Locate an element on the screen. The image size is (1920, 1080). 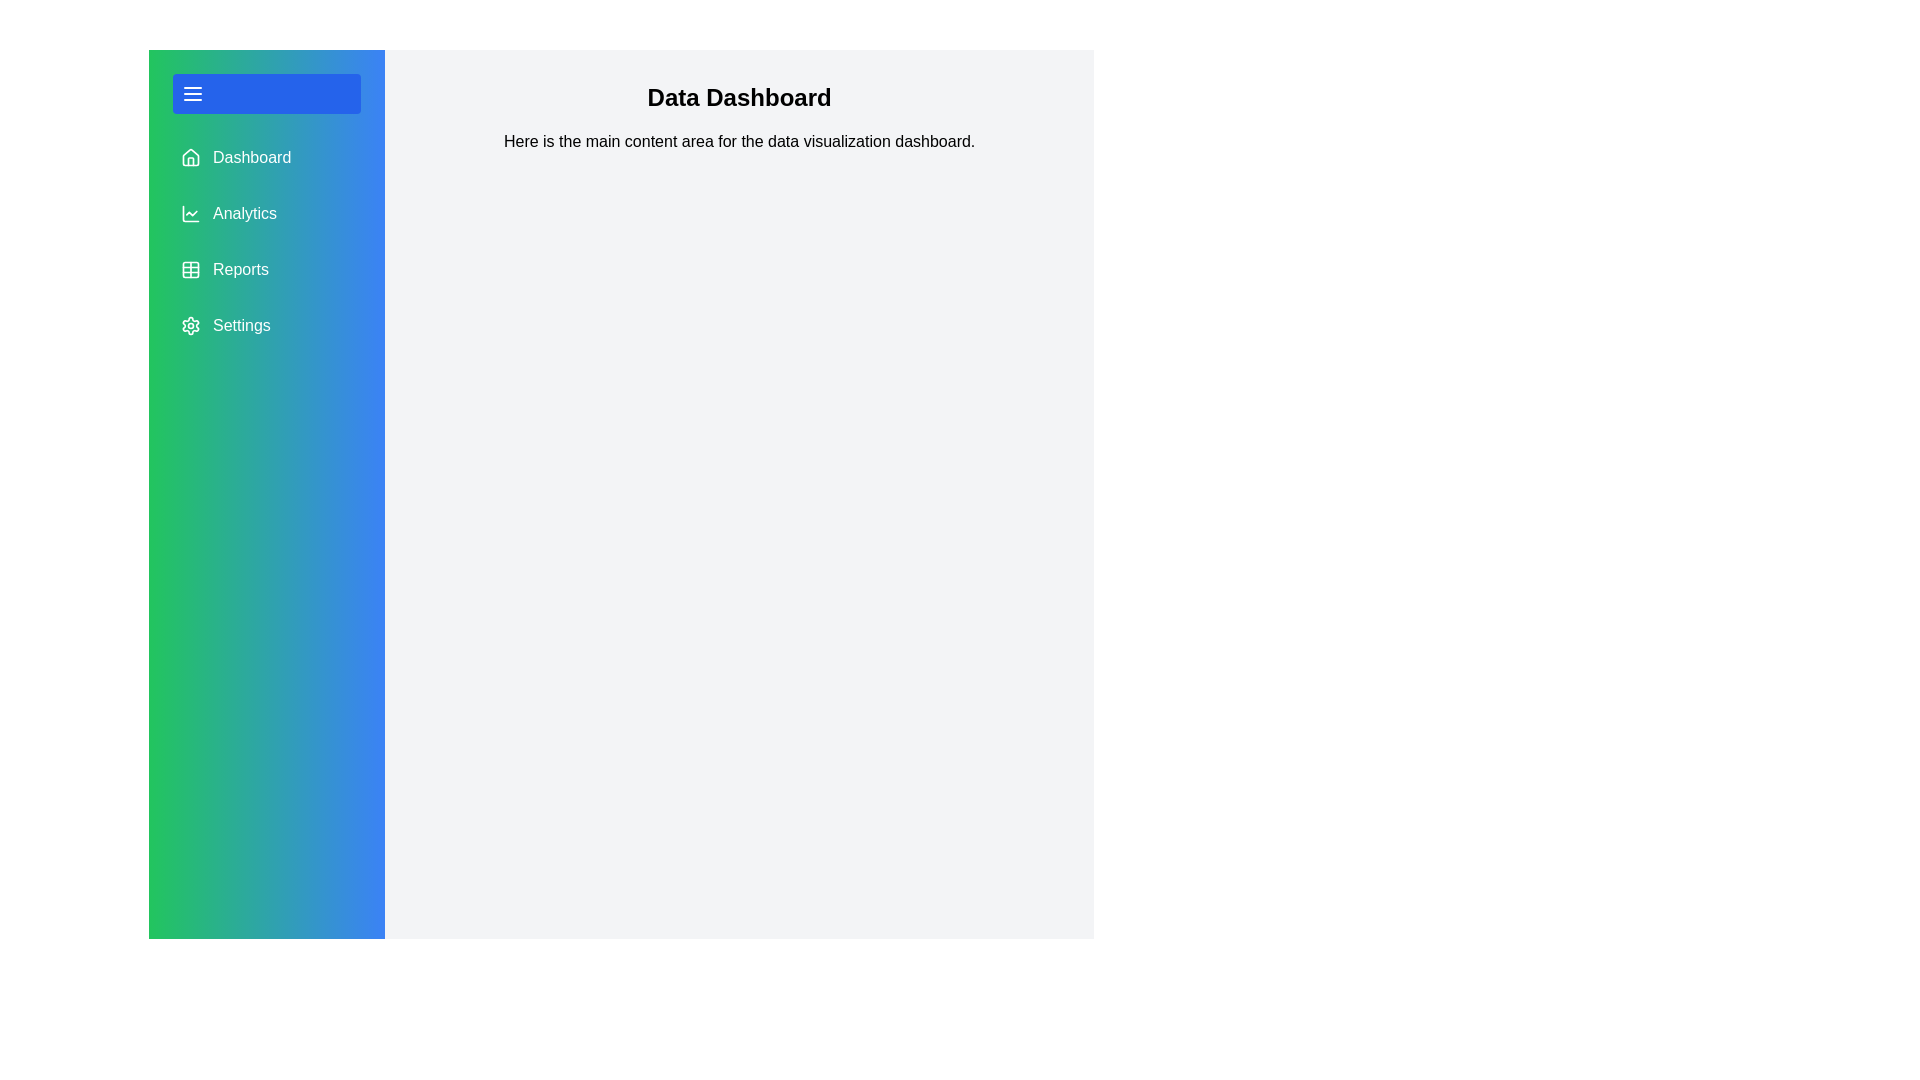
the menu item Dashboard in the side drawer is located at coordinates (266, 157).